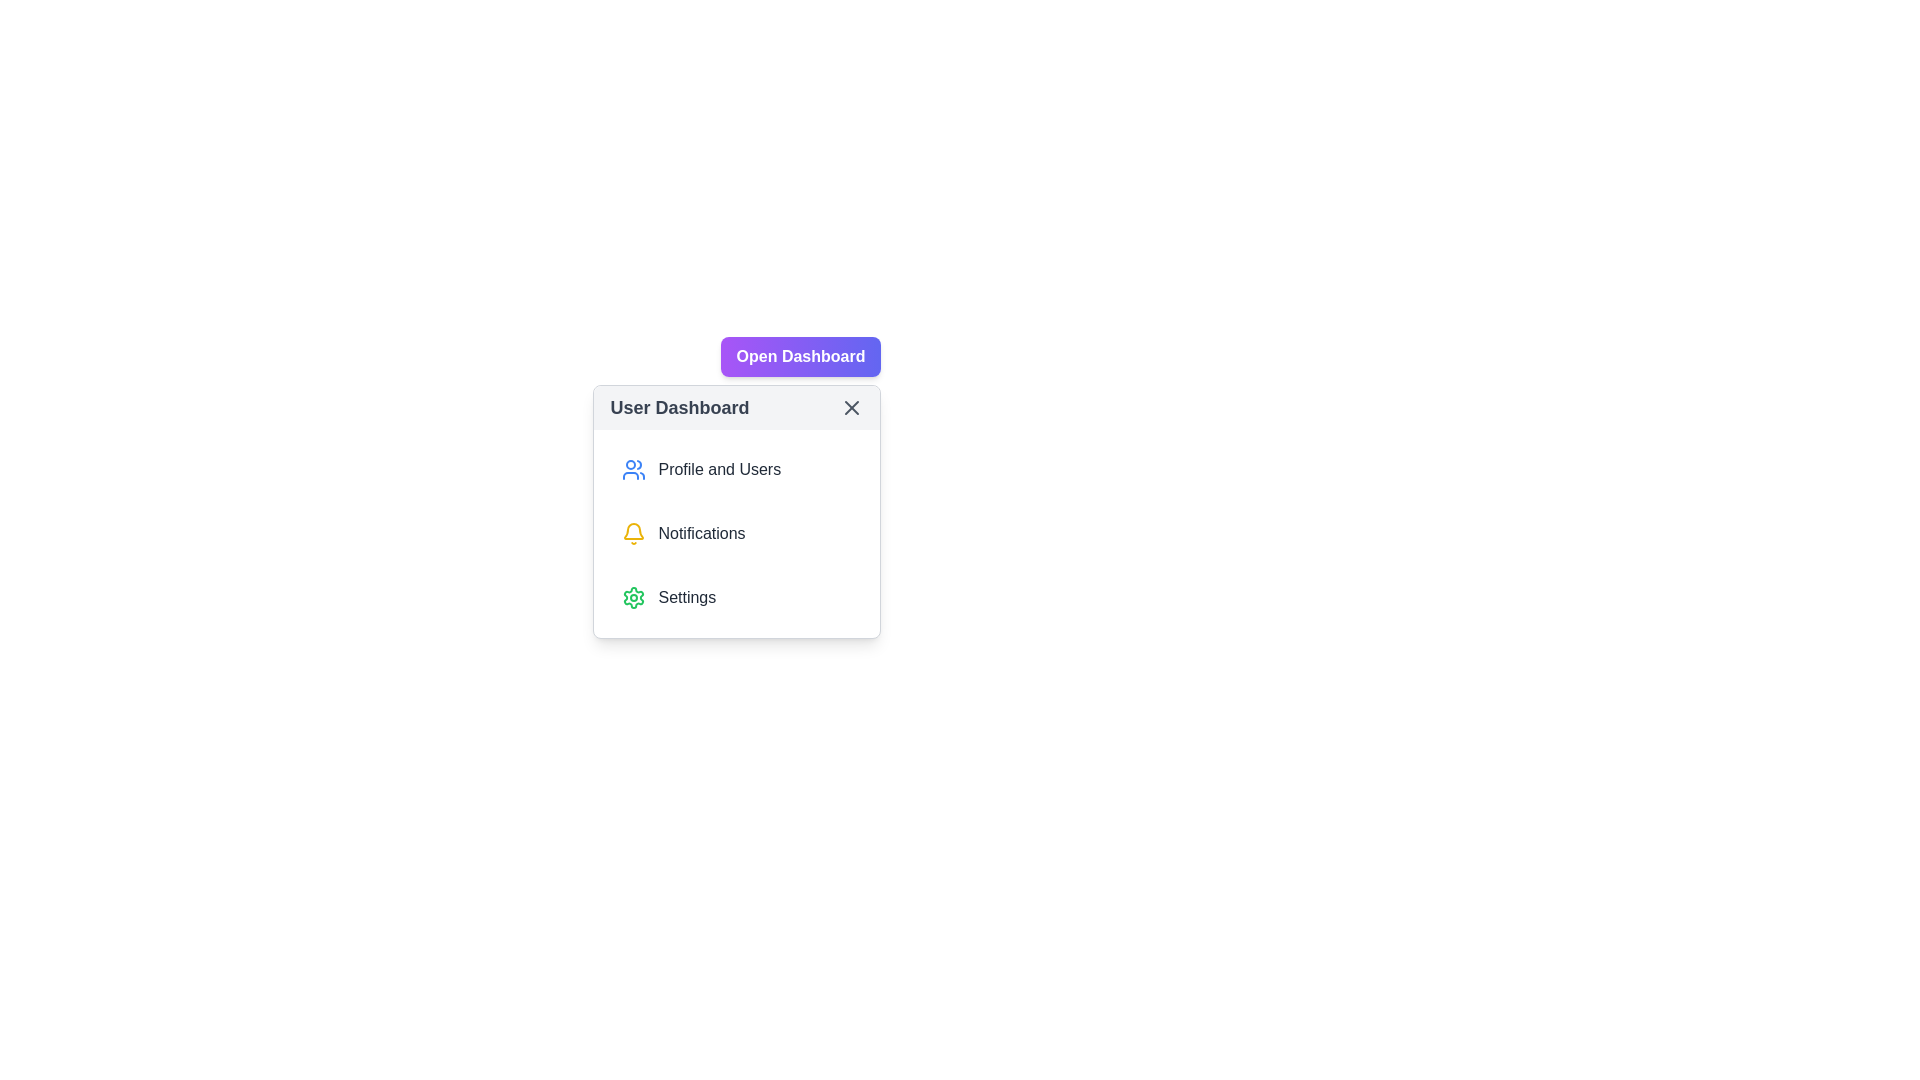 The image size is (1920, 1080). I want to click on the 'Profile and Users' button, which is the first option in the 'User Dashboard' panel, featuring a blue user icon and bold gray text, so click(736, 470).